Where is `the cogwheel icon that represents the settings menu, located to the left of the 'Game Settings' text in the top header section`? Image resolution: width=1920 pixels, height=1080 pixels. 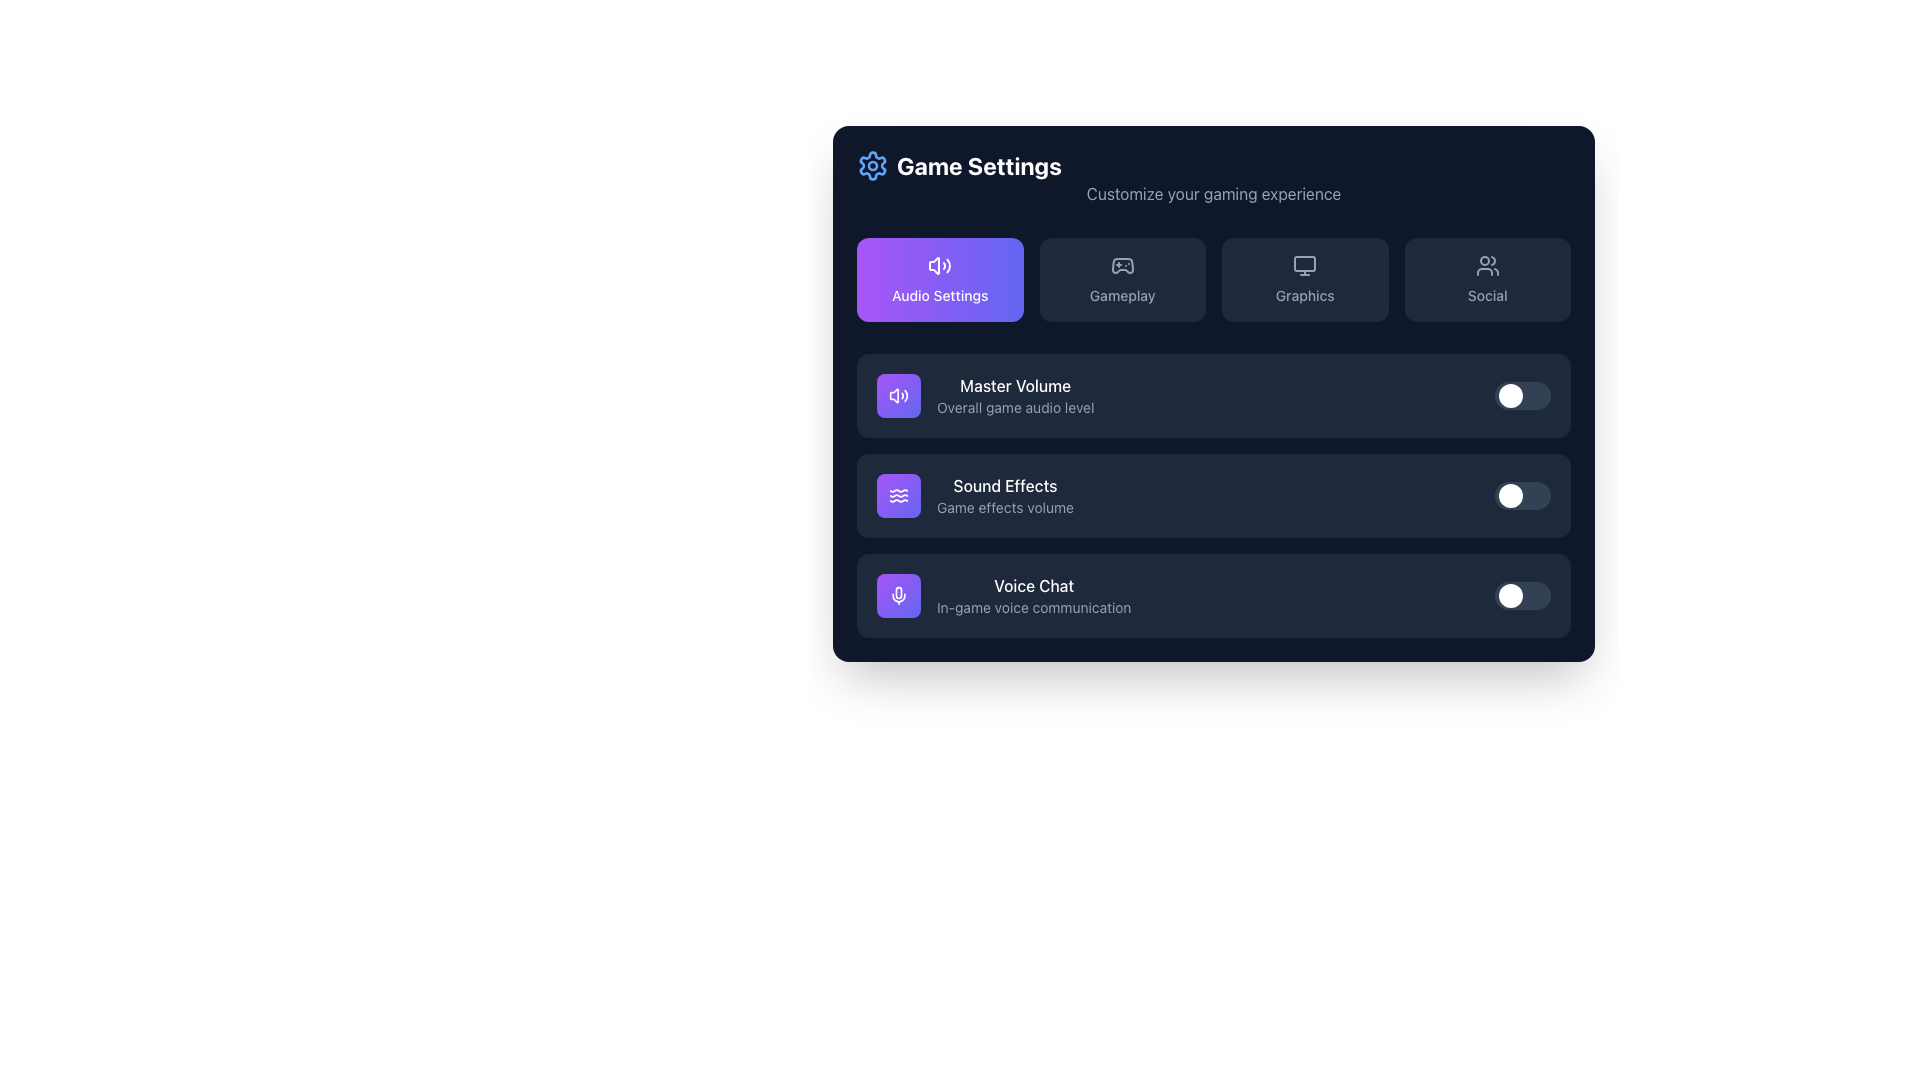 the cogwheel icon that represents the settings menu, located to the left of the 'Game Settings' text in the top header section is located at coordinates (873, 164).